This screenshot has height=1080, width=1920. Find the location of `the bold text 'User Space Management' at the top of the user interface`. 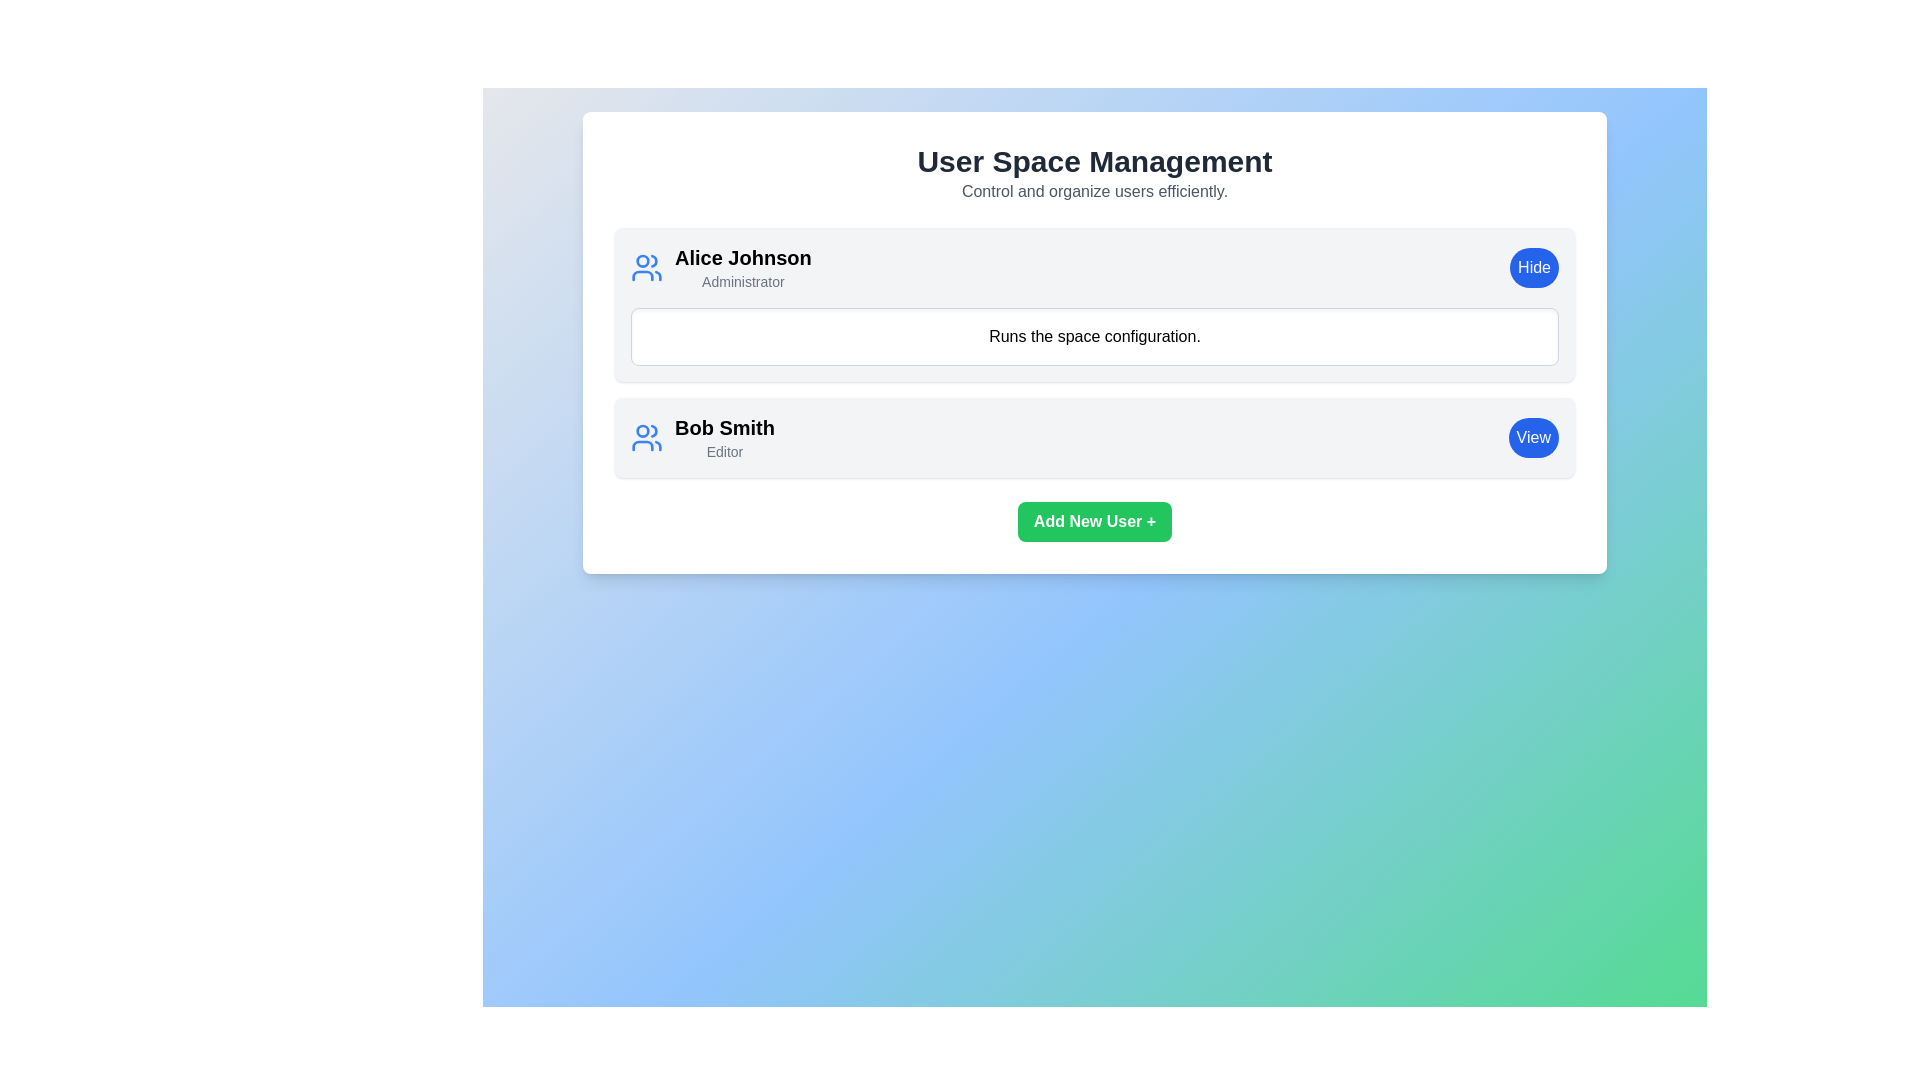

the bold text 'User Space Management' at the top of the user interface is located at coordinates (1093, 161).